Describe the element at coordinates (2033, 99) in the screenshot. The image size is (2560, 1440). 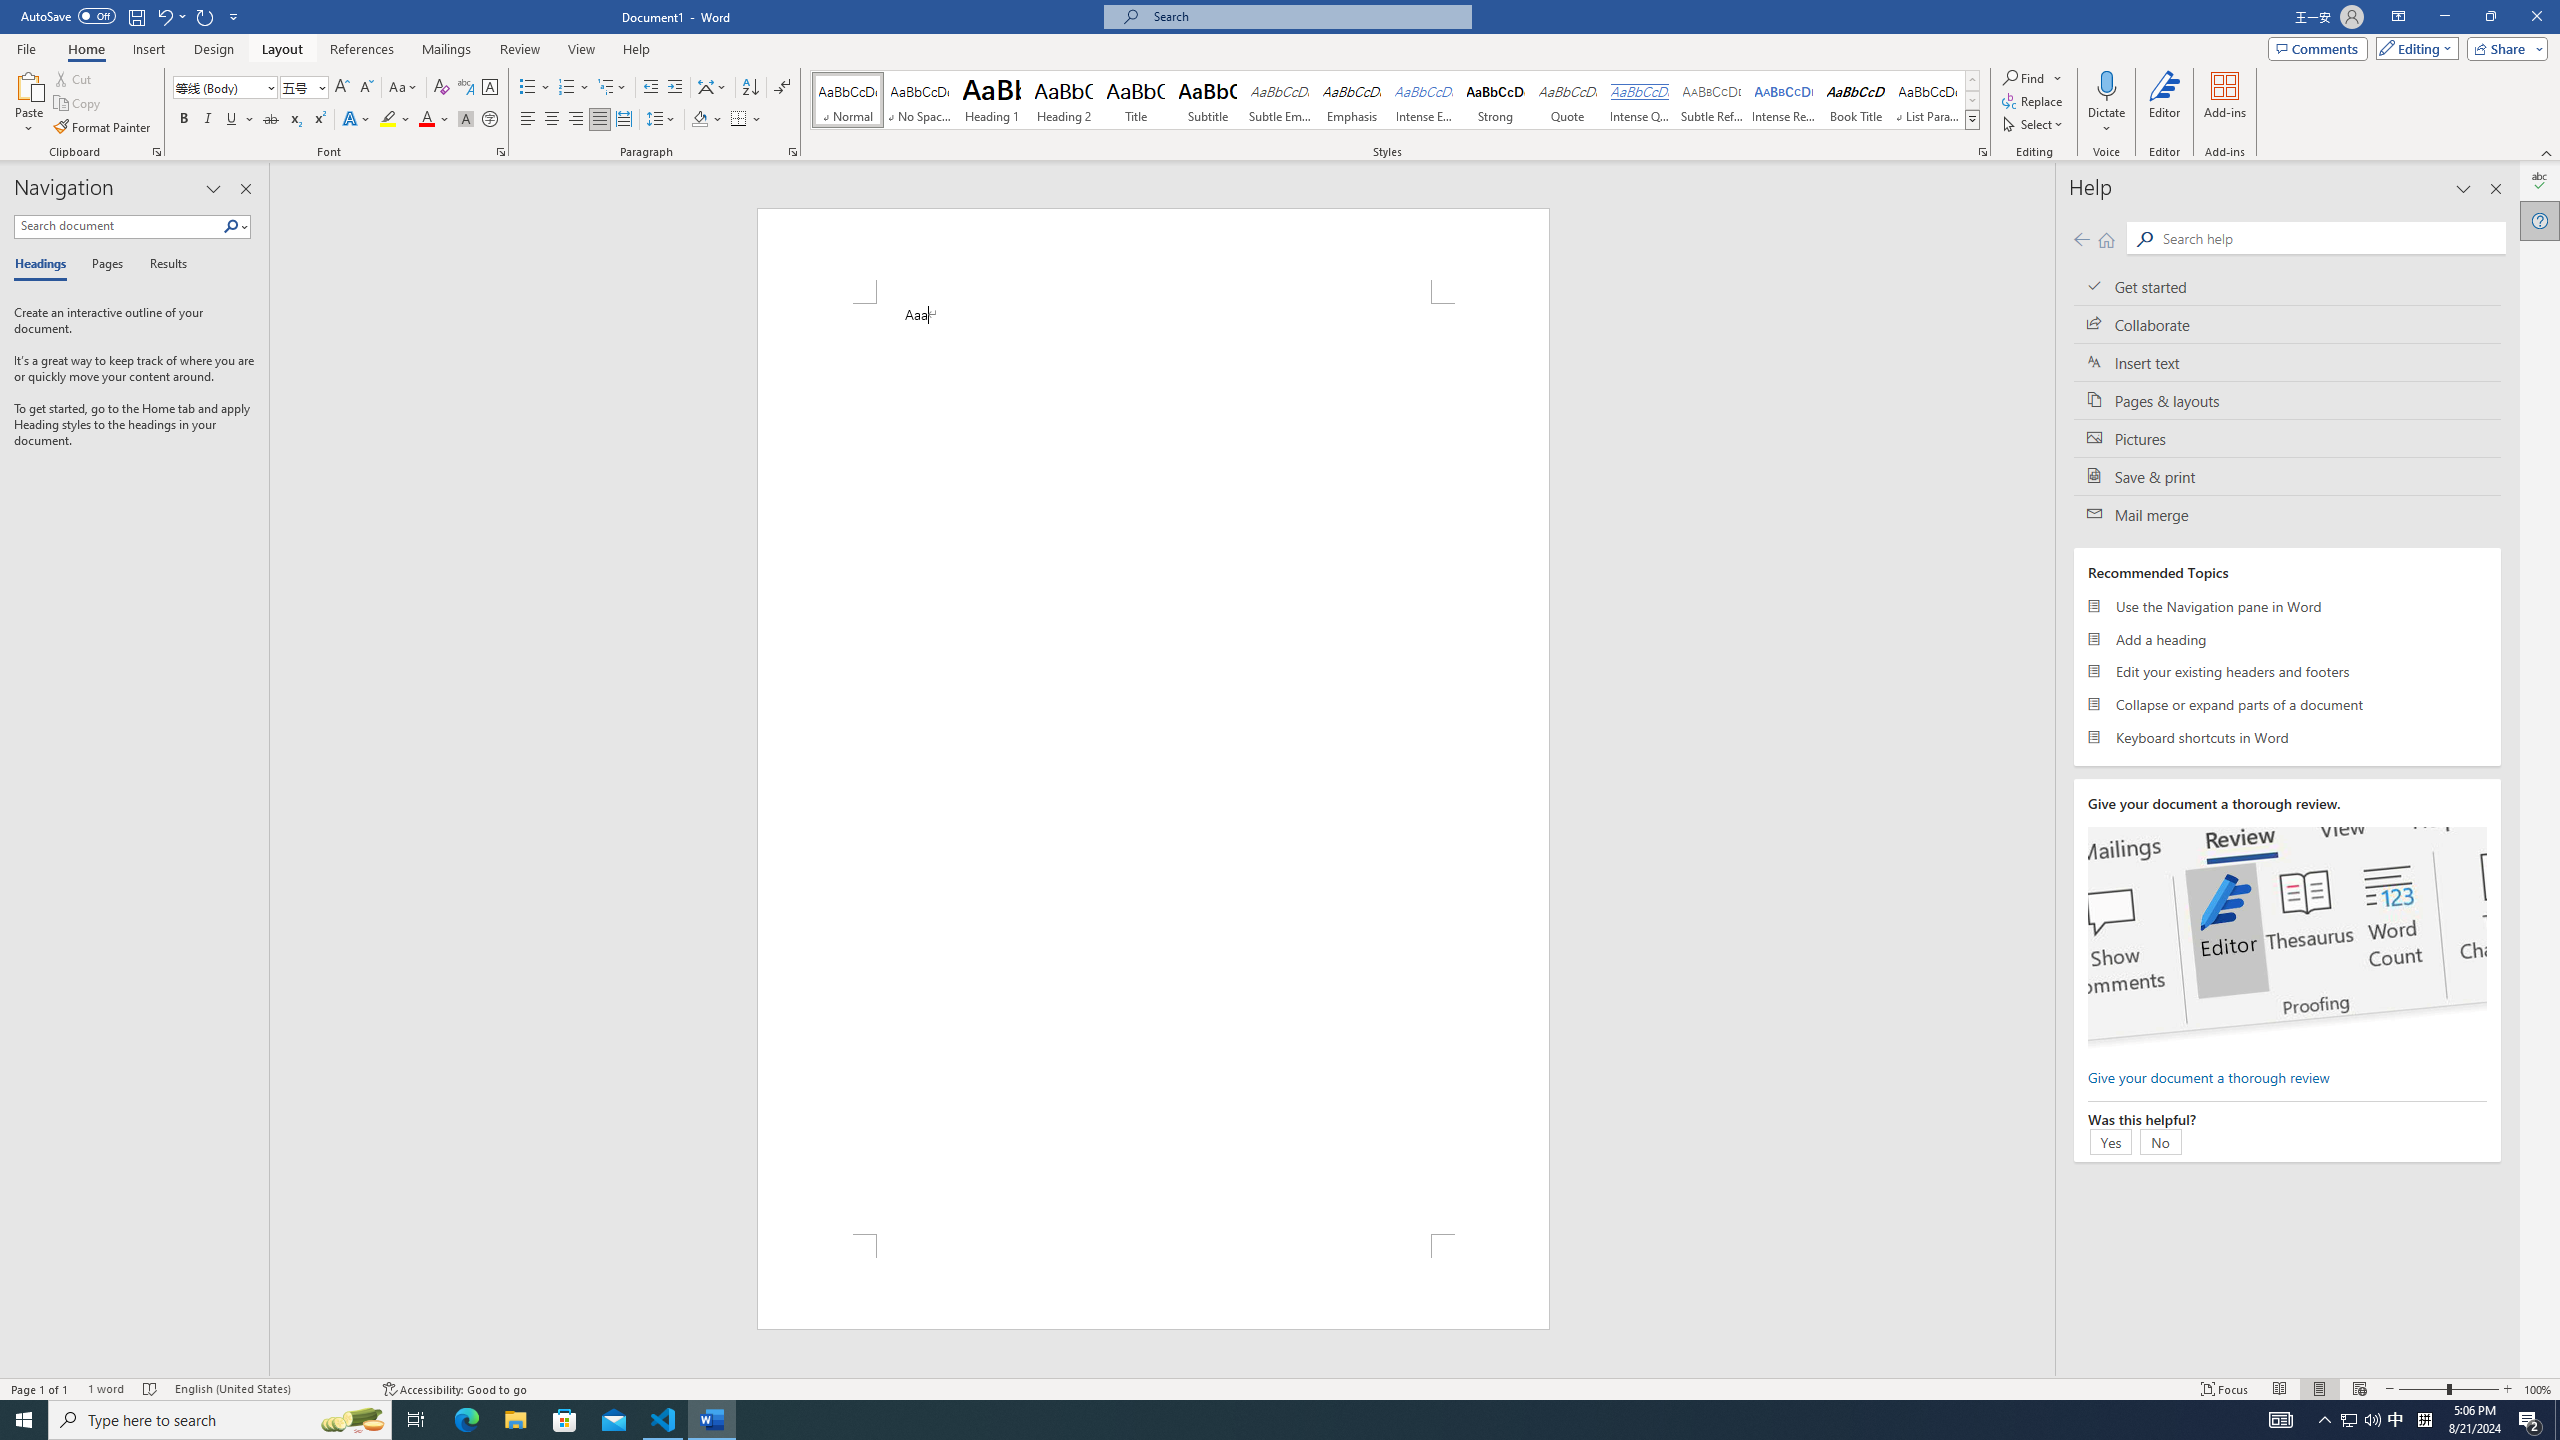
I see `'Replace...'` at that location.